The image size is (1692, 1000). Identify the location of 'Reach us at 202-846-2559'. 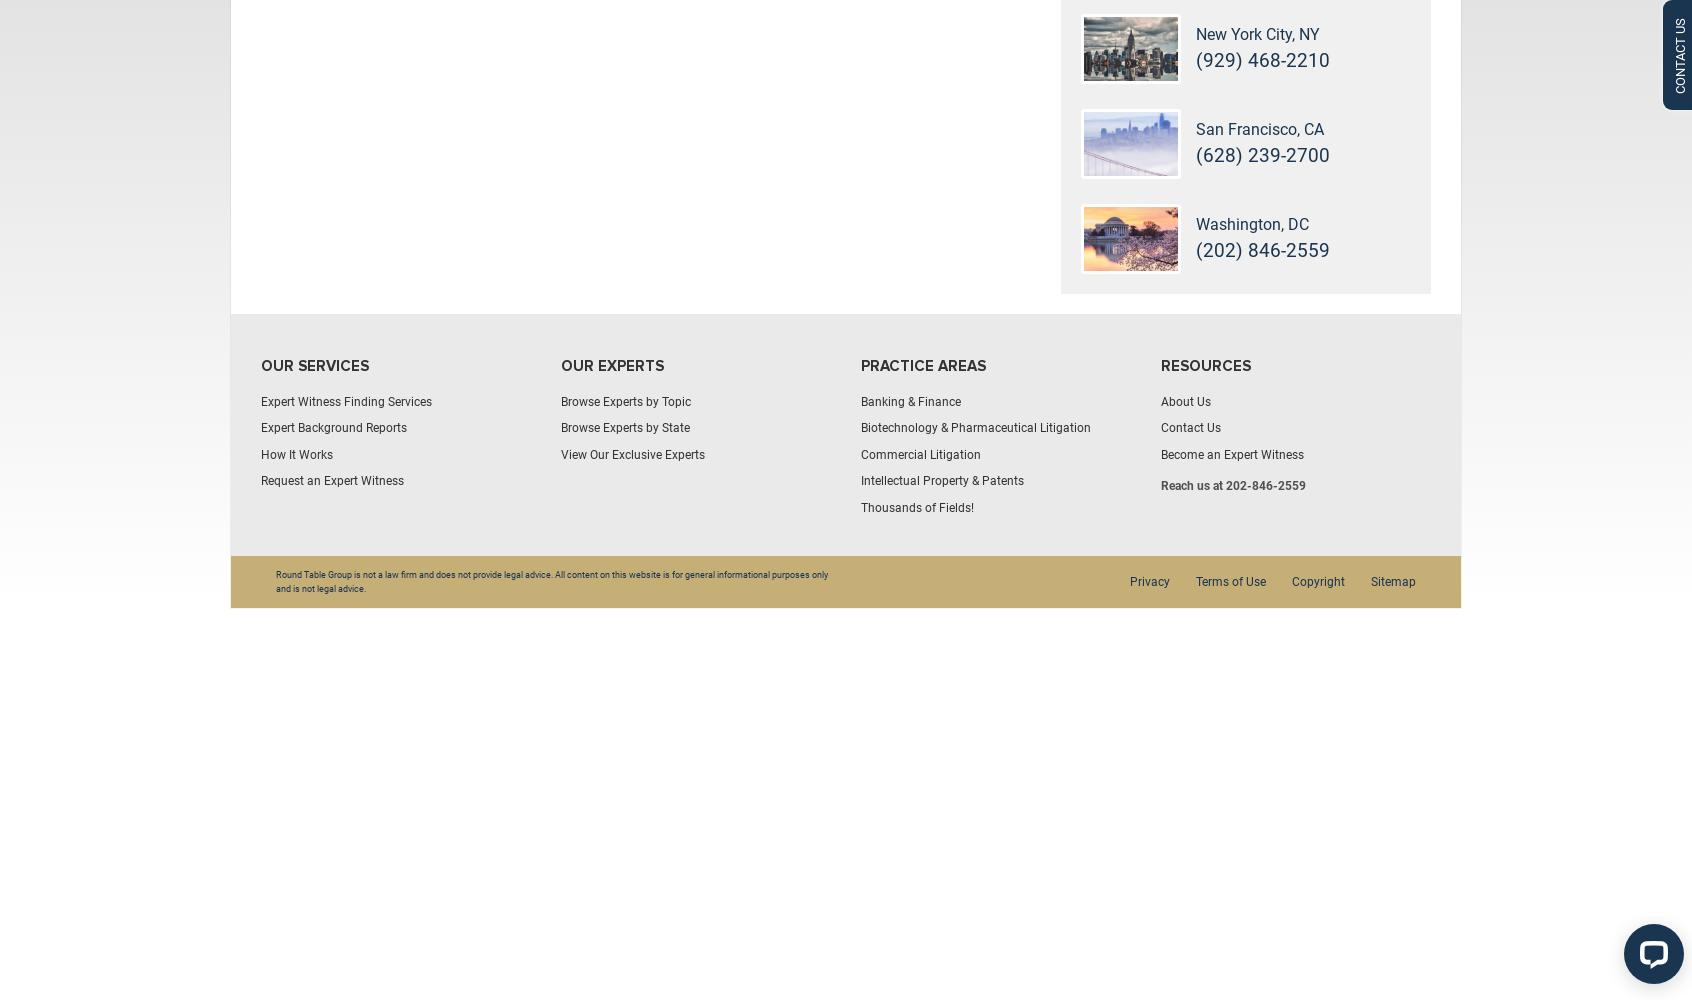
(1233, 485).